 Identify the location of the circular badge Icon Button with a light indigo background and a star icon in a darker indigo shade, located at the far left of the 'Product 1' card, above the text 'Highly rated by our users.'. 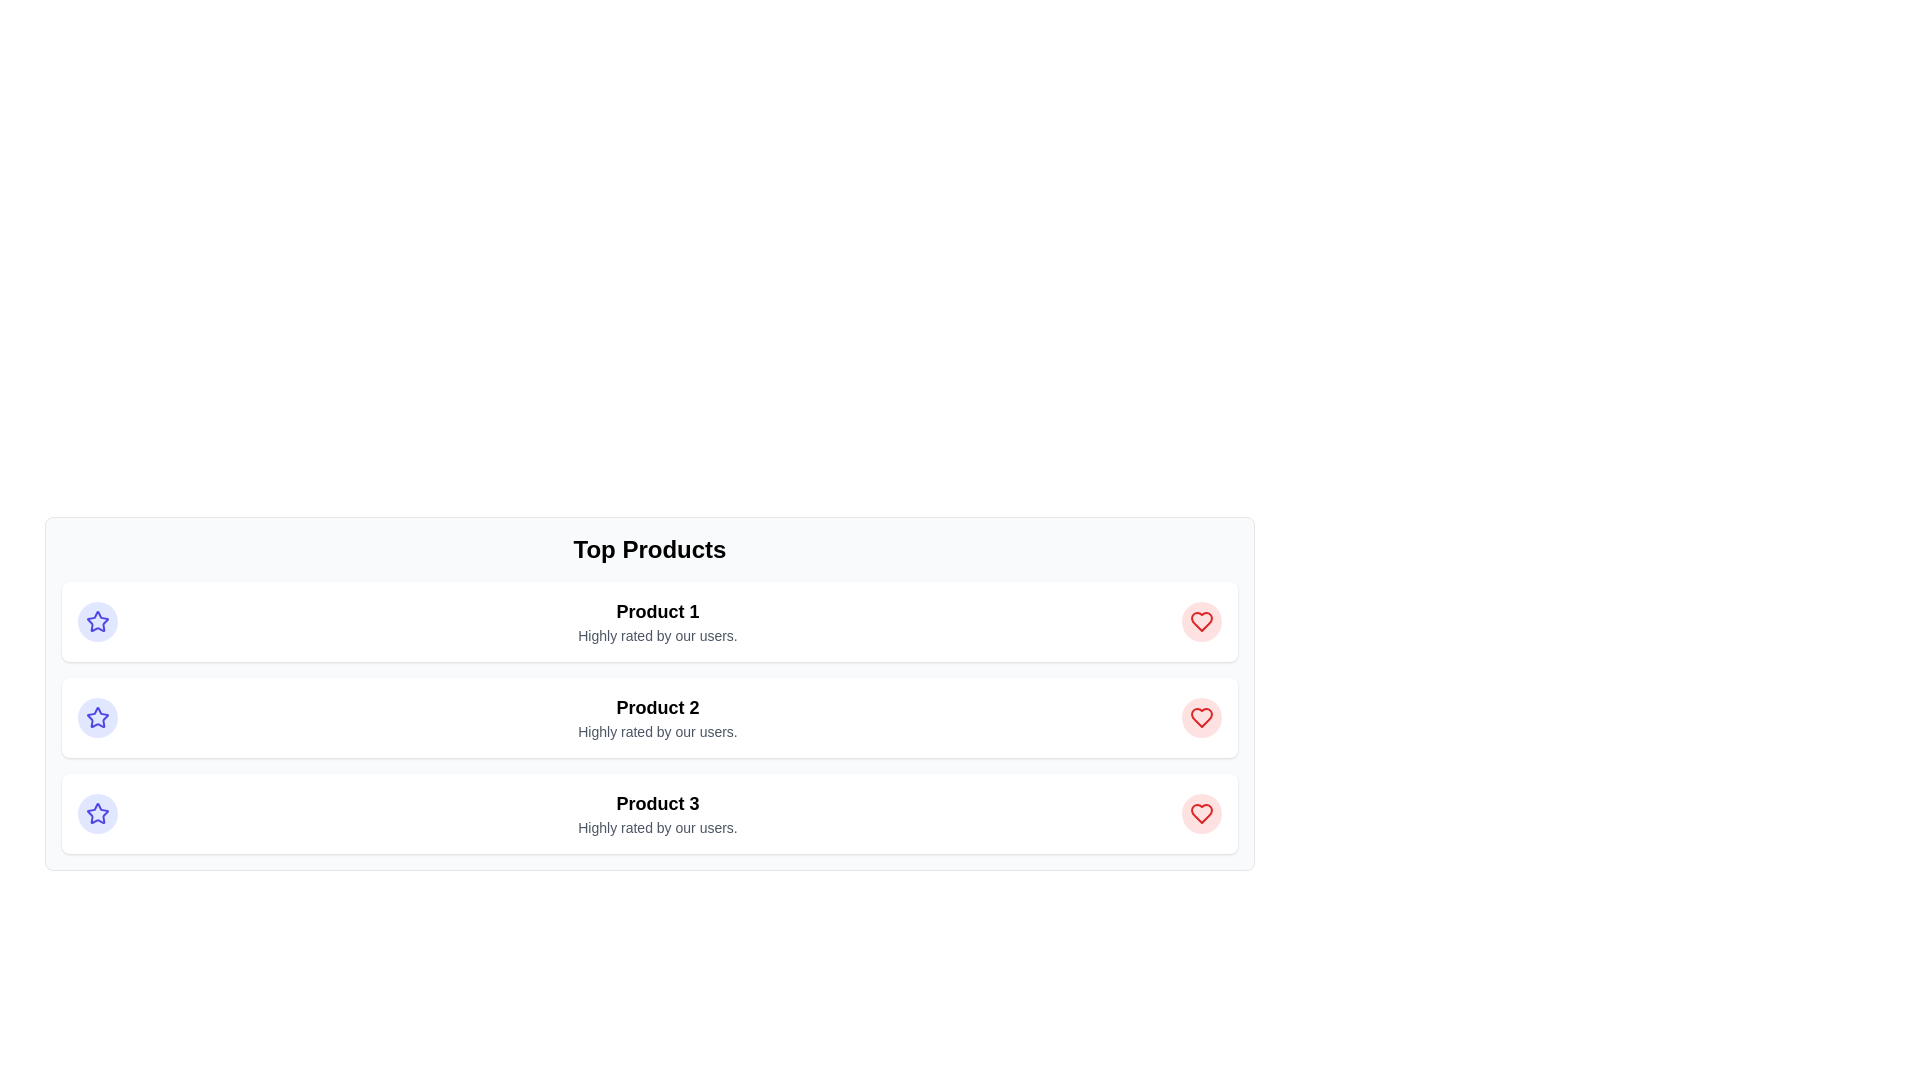
(96, 620).